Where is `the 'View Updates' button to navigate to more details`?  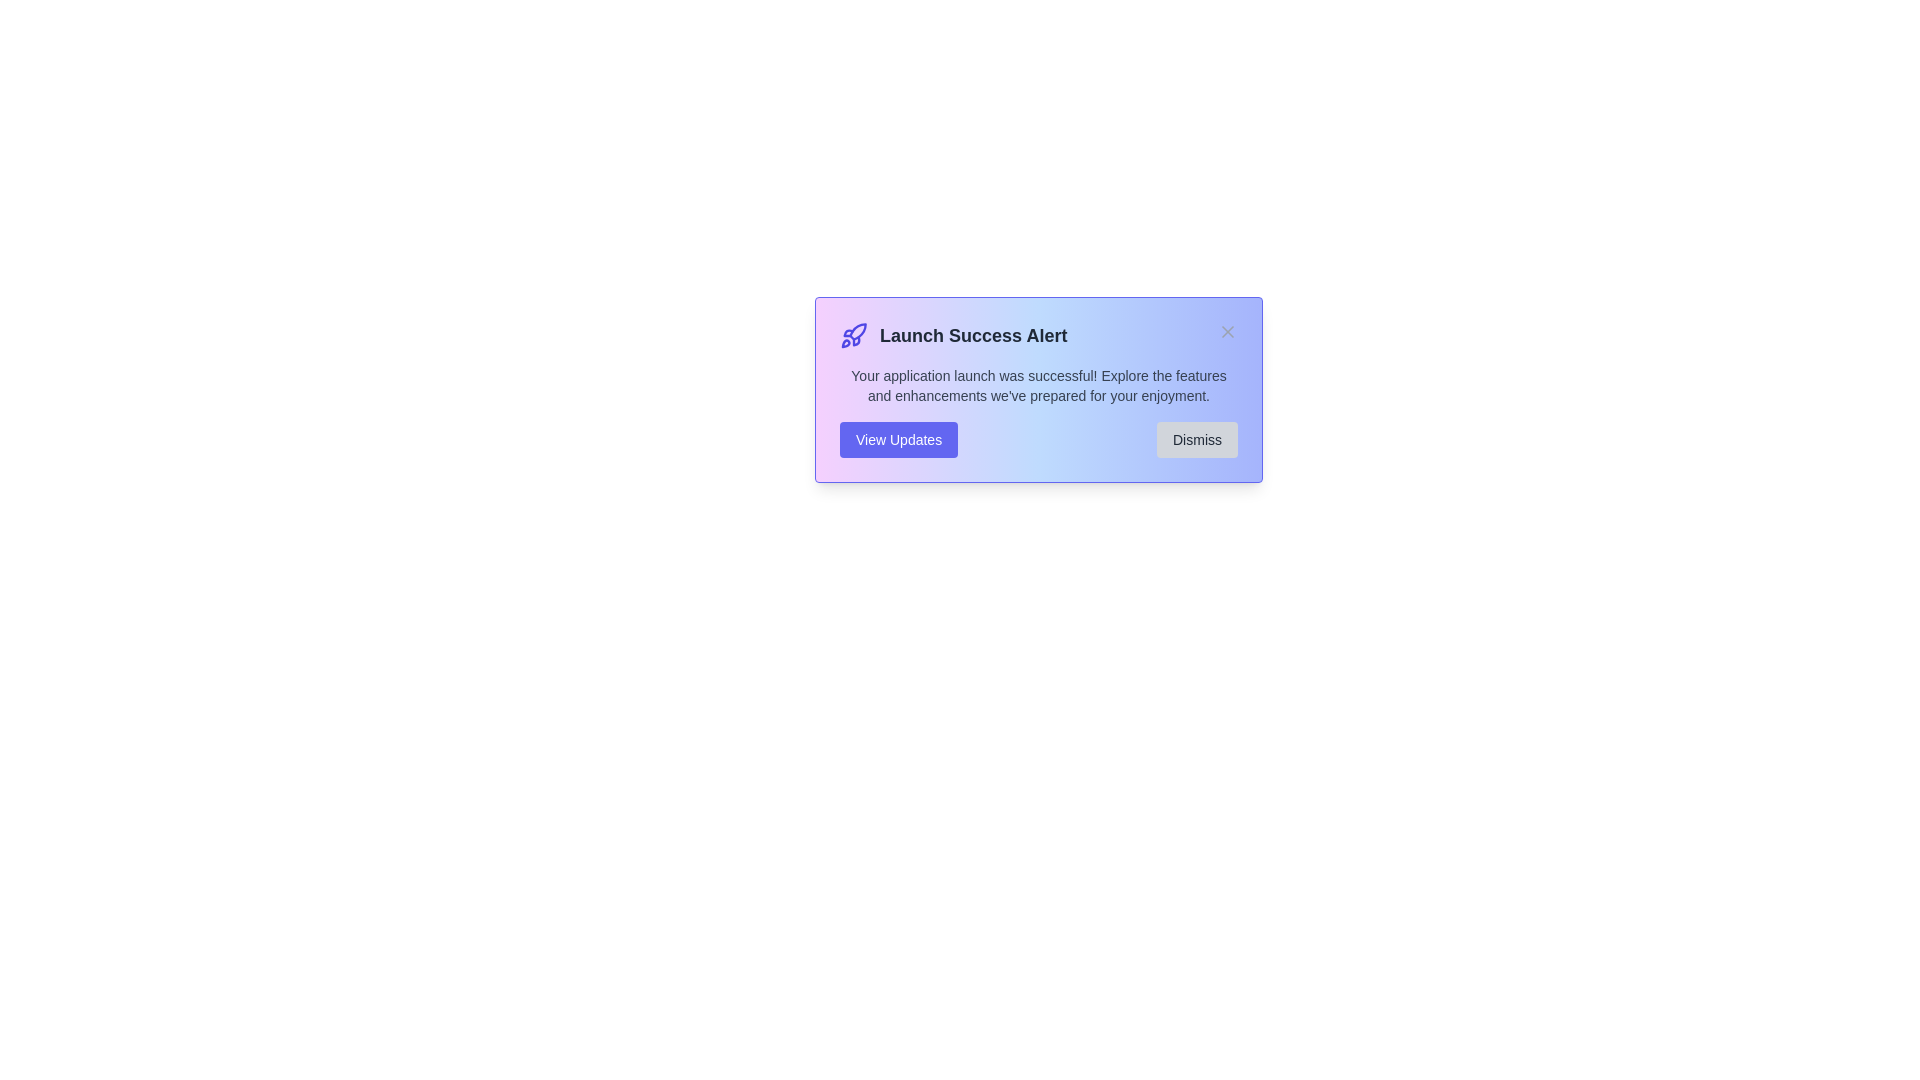 the 'View Updates' button to navigate to more details is located at coordinates (897, 438).